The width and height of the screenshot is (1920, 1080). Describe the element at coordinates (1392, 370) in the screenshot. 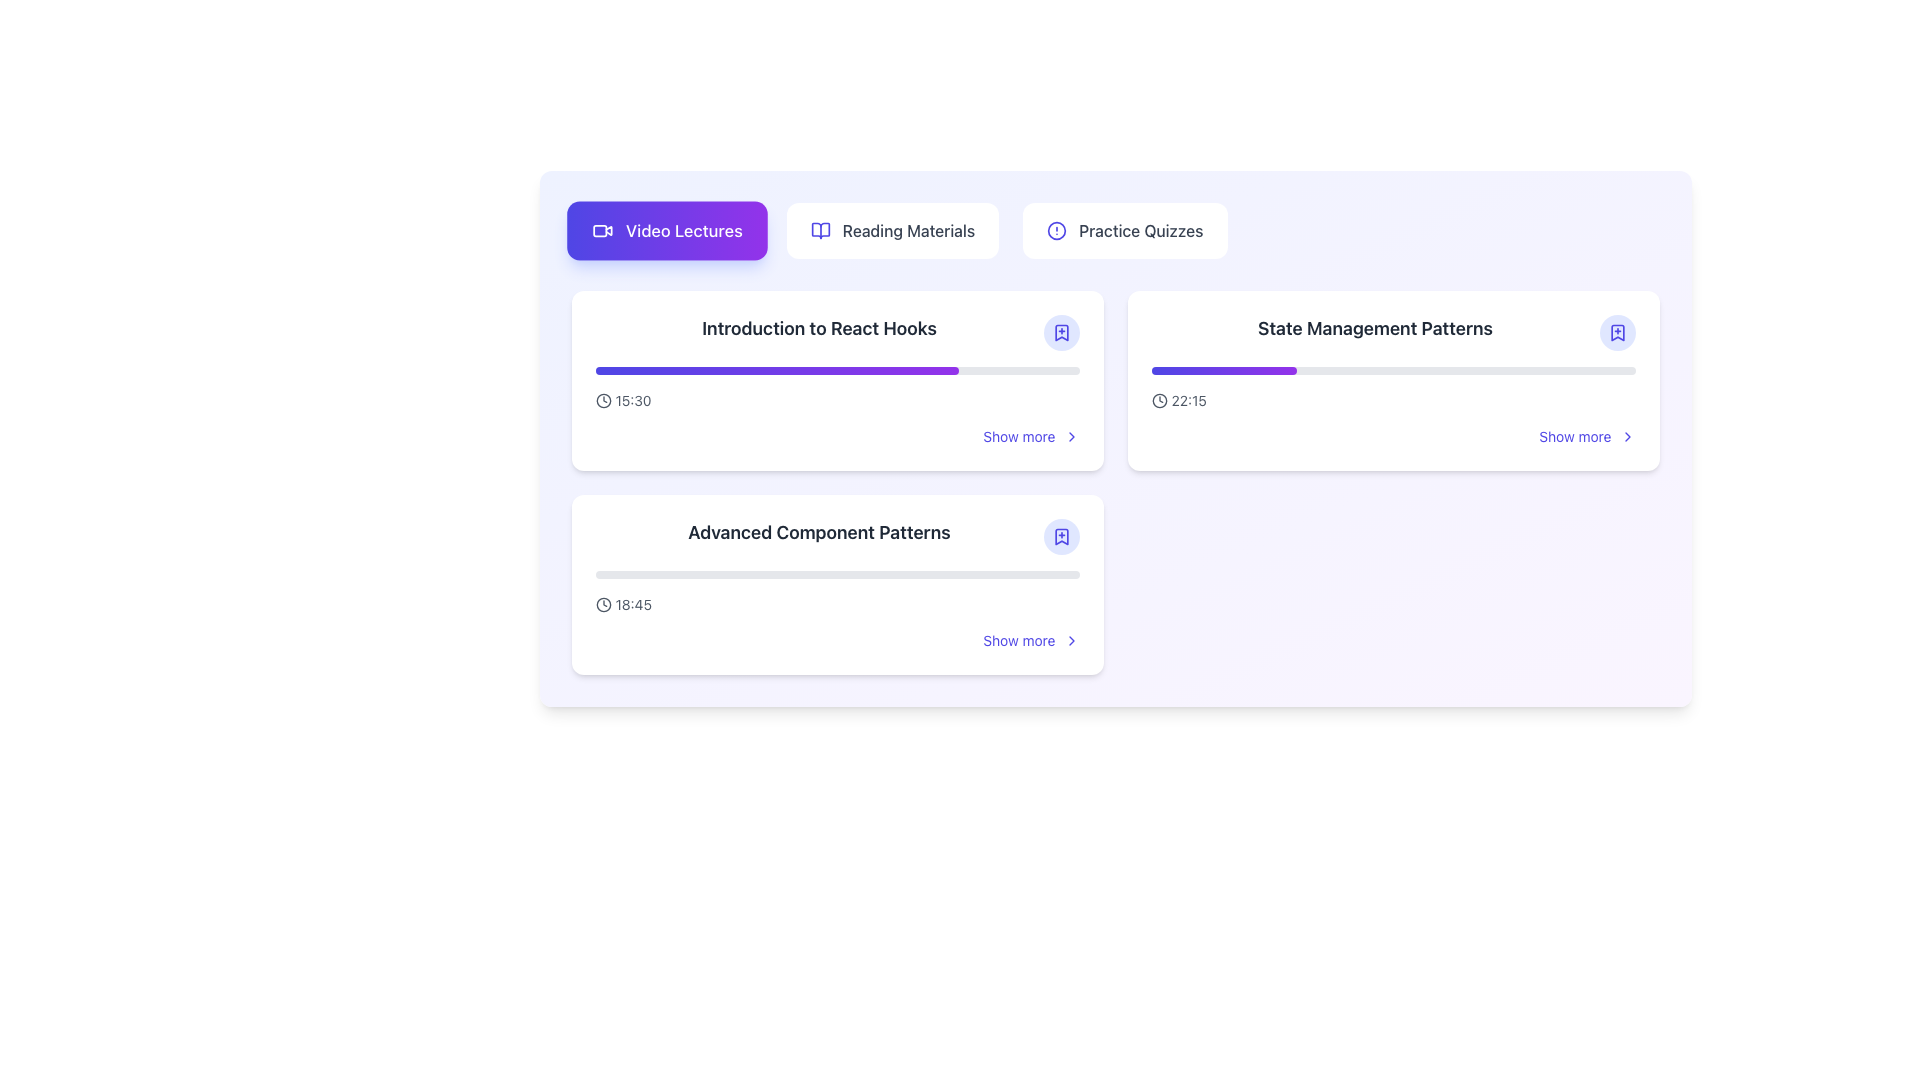

I see `the horizontal progress indicator with rounded edges, which is located below the text 'State Management Patterns' and above the time text '22:15'` at that location.